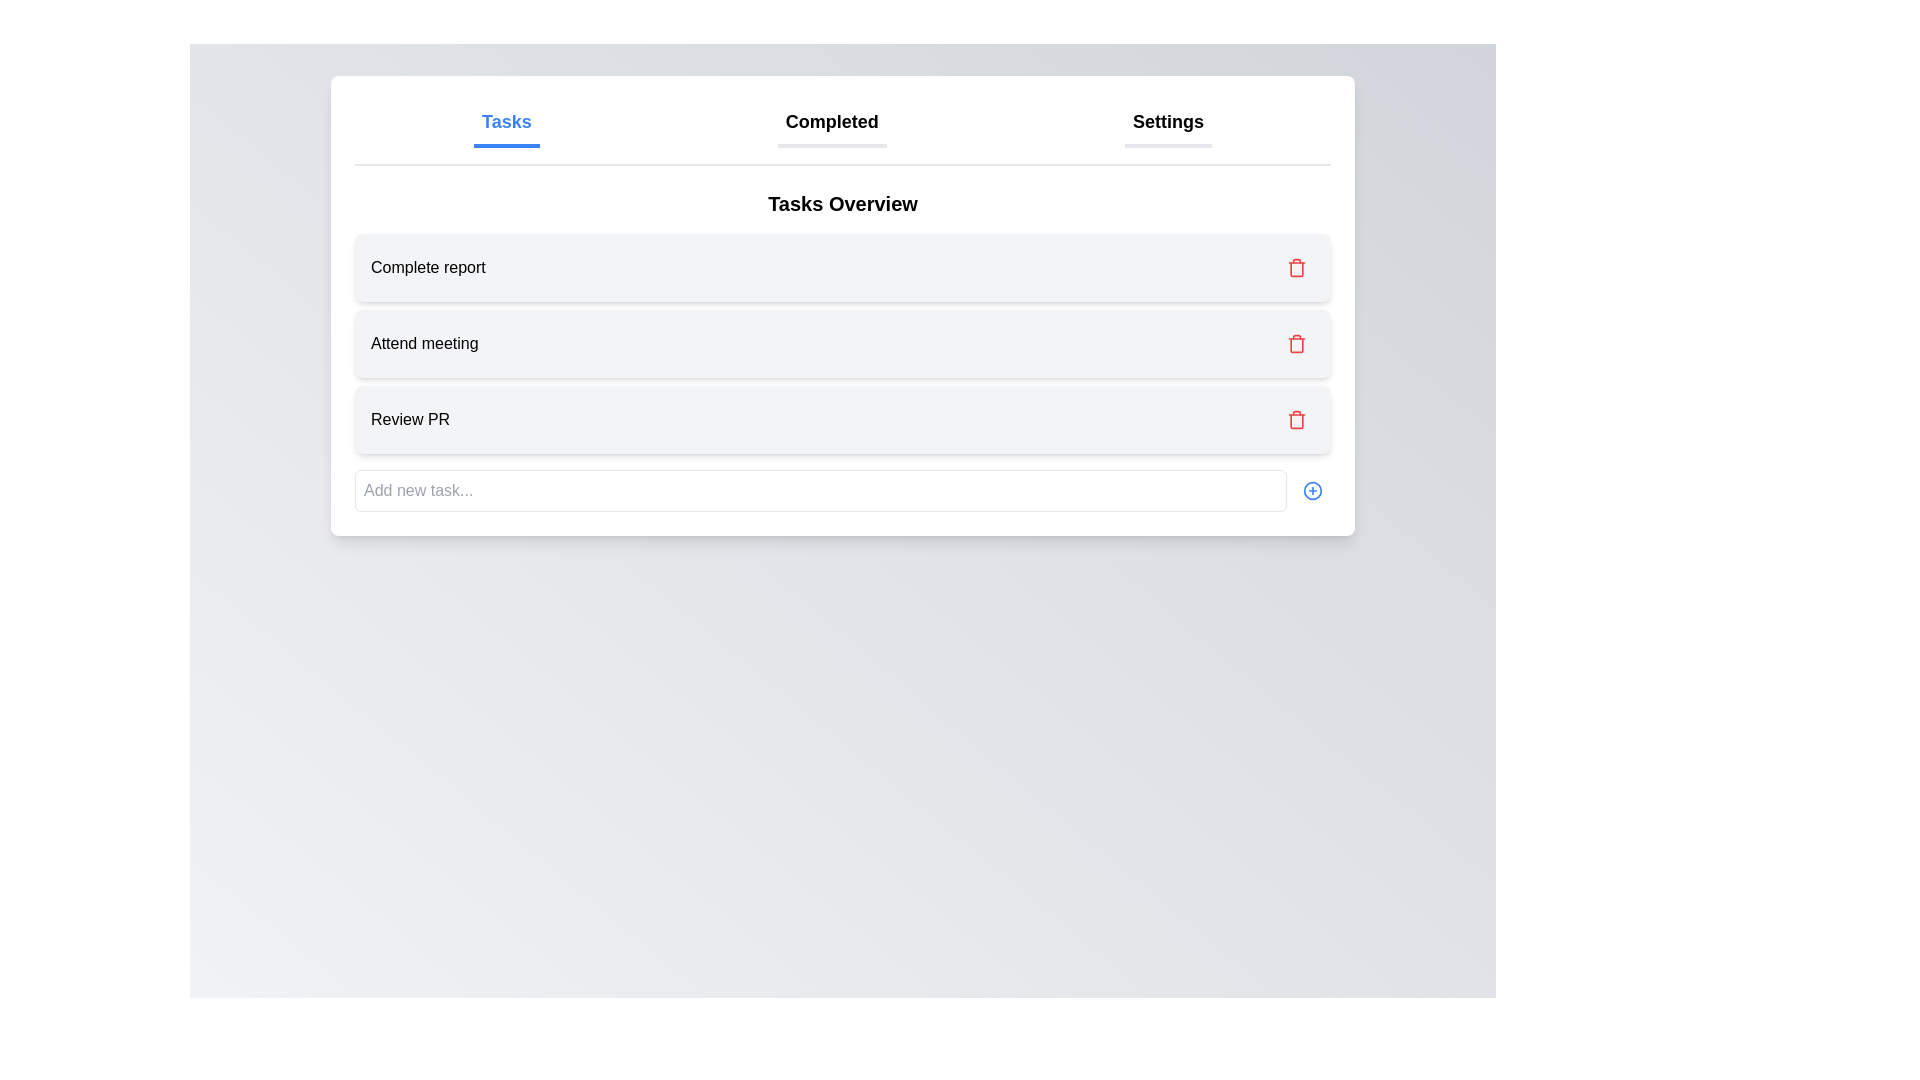  What do you see at coordinates (1168, 123) in the screenshot?
I see `the third item in the navigation bar, which is the Settings option` at bounding box center [1168, 123].